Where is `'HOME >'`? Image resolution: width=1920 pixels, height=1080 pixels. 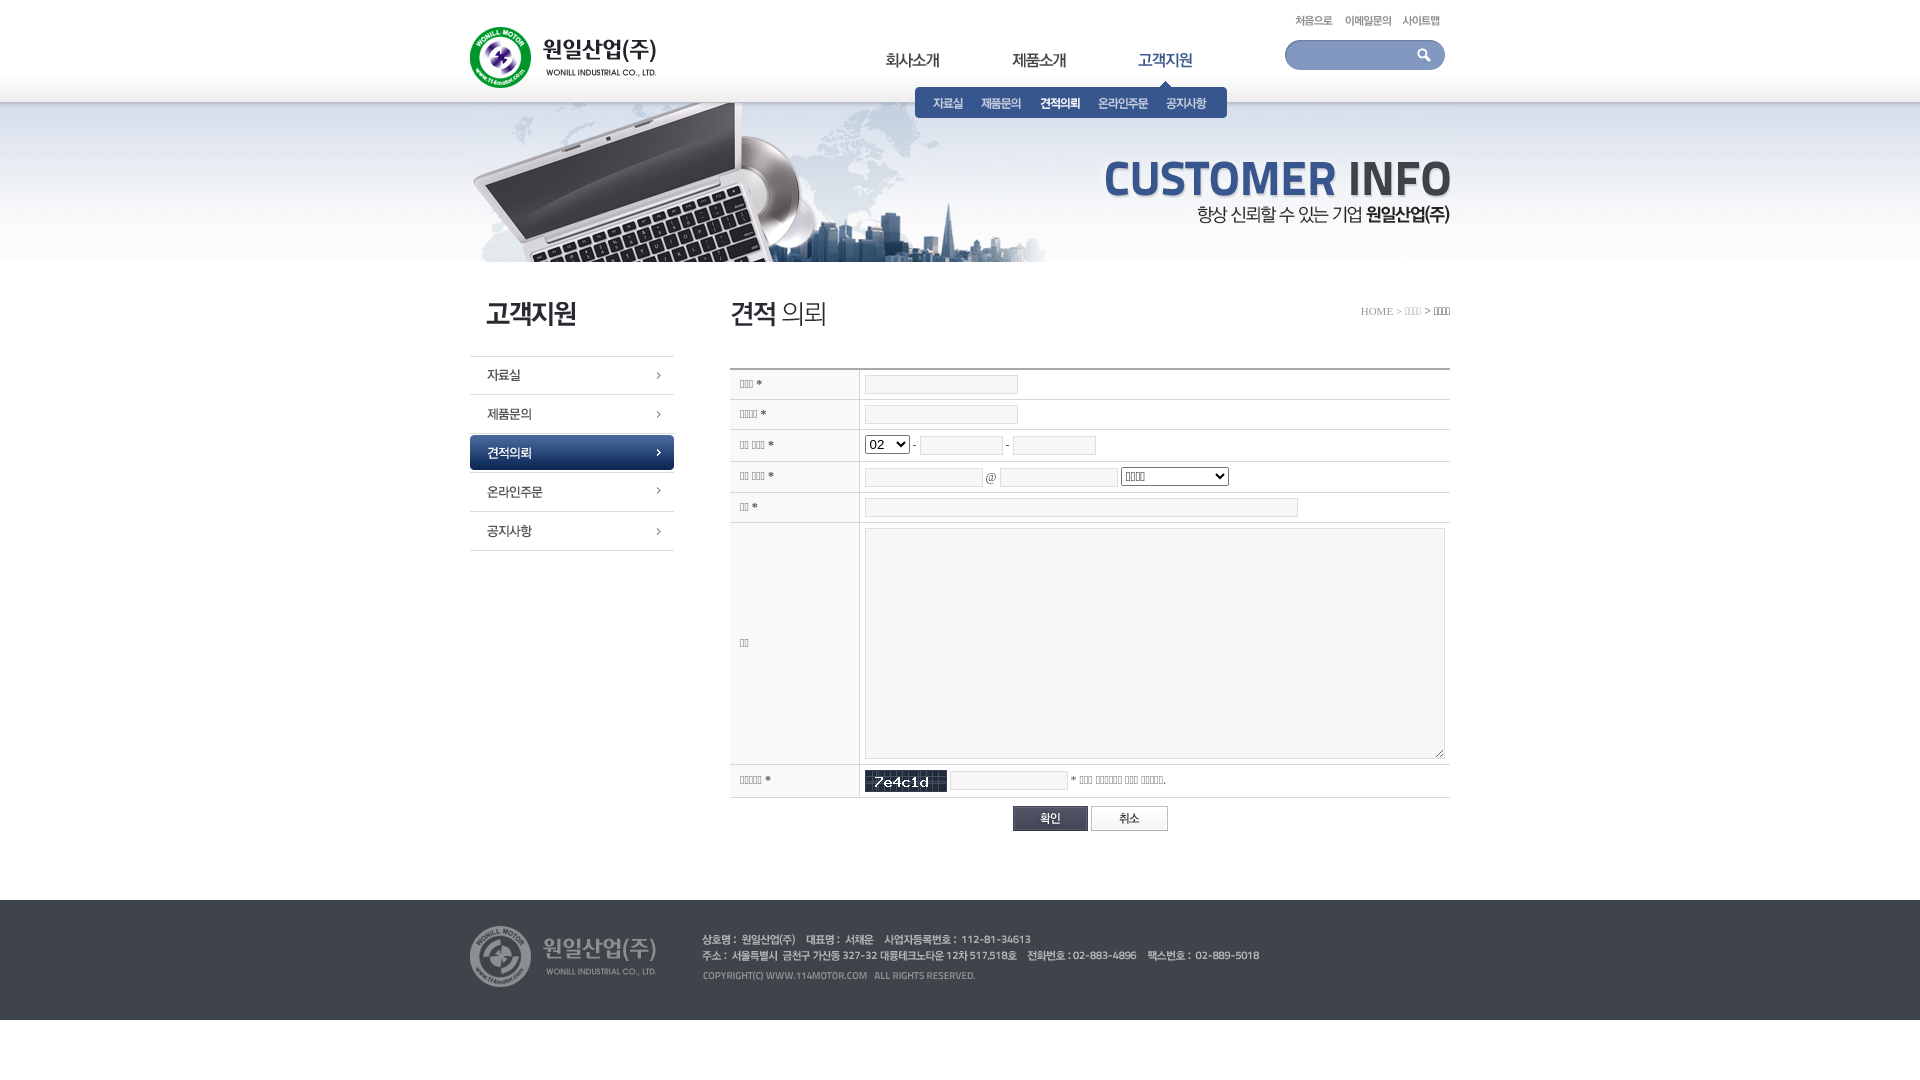 'HOME >' is located at coordinates (1380, 311).